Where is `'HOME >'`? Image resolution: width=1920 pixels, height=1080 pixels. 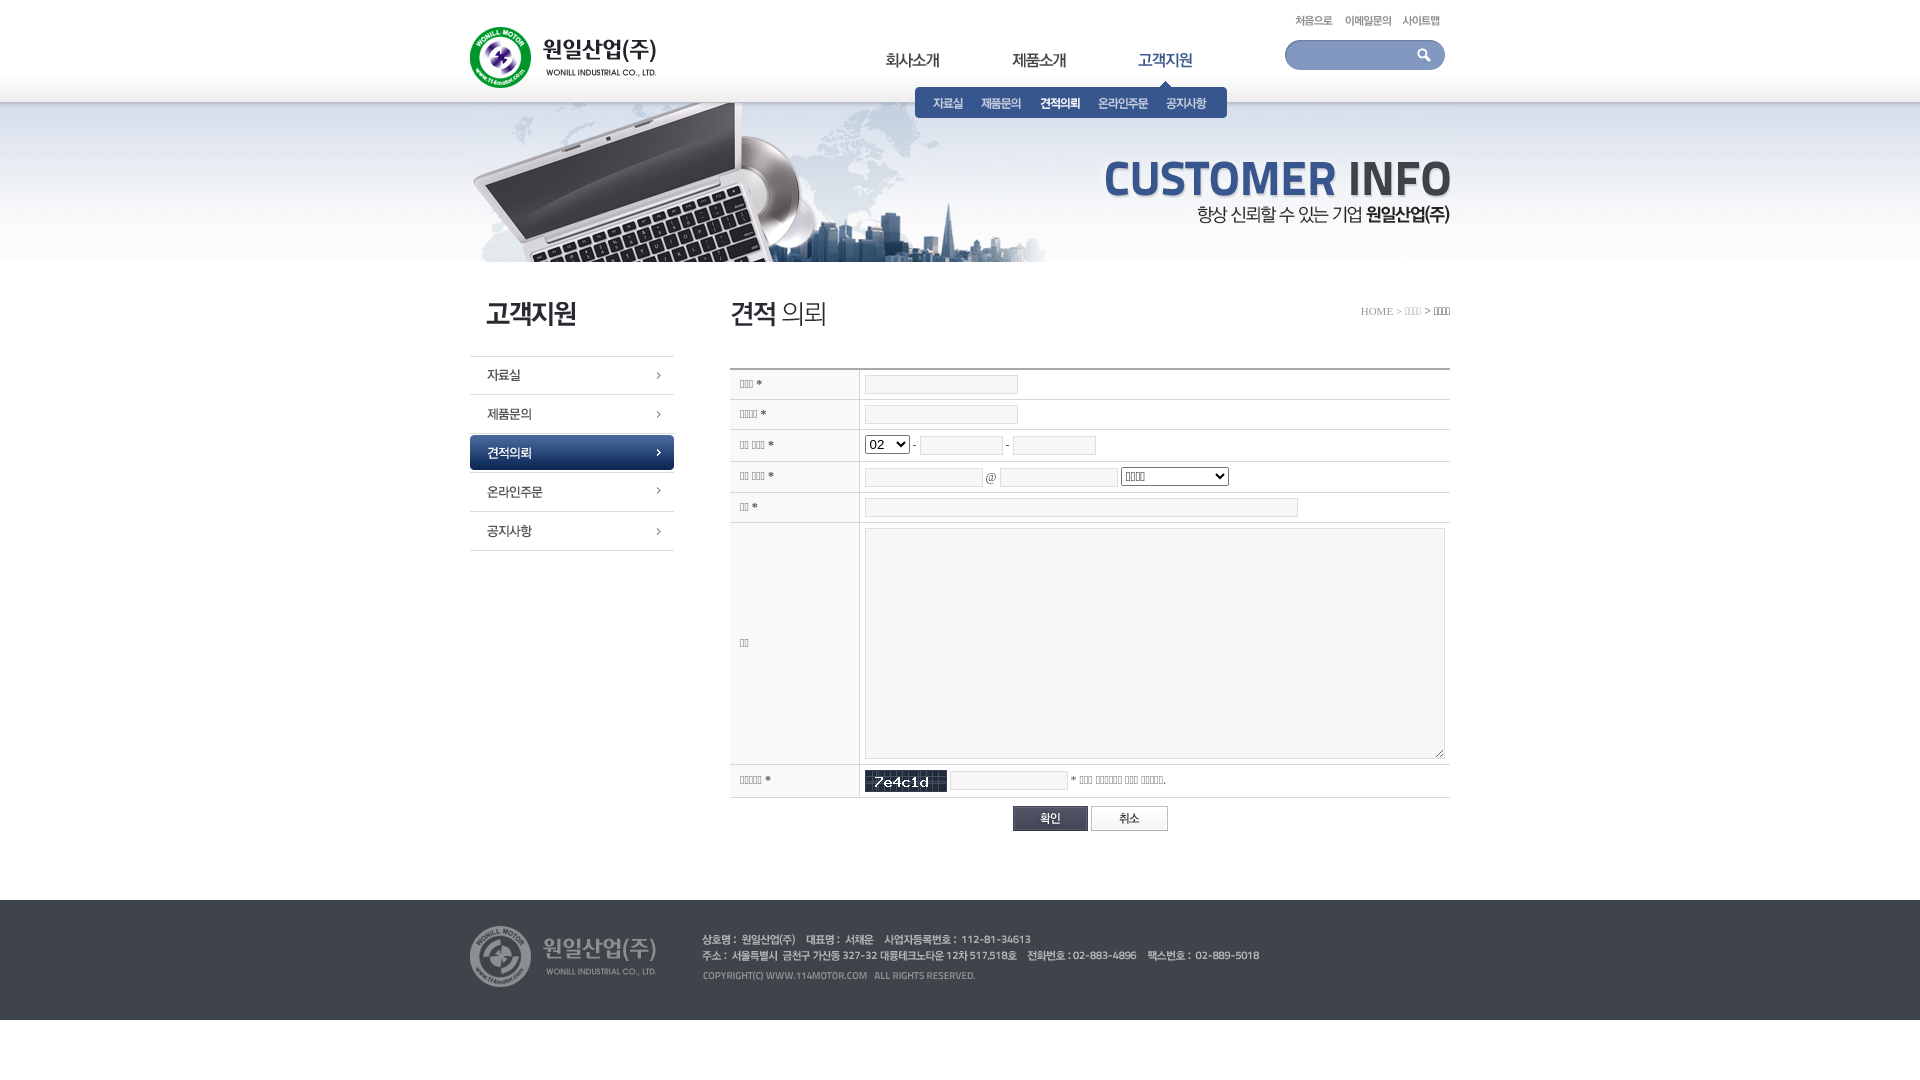 'HOME >' is located at coordinates (1380, 311).